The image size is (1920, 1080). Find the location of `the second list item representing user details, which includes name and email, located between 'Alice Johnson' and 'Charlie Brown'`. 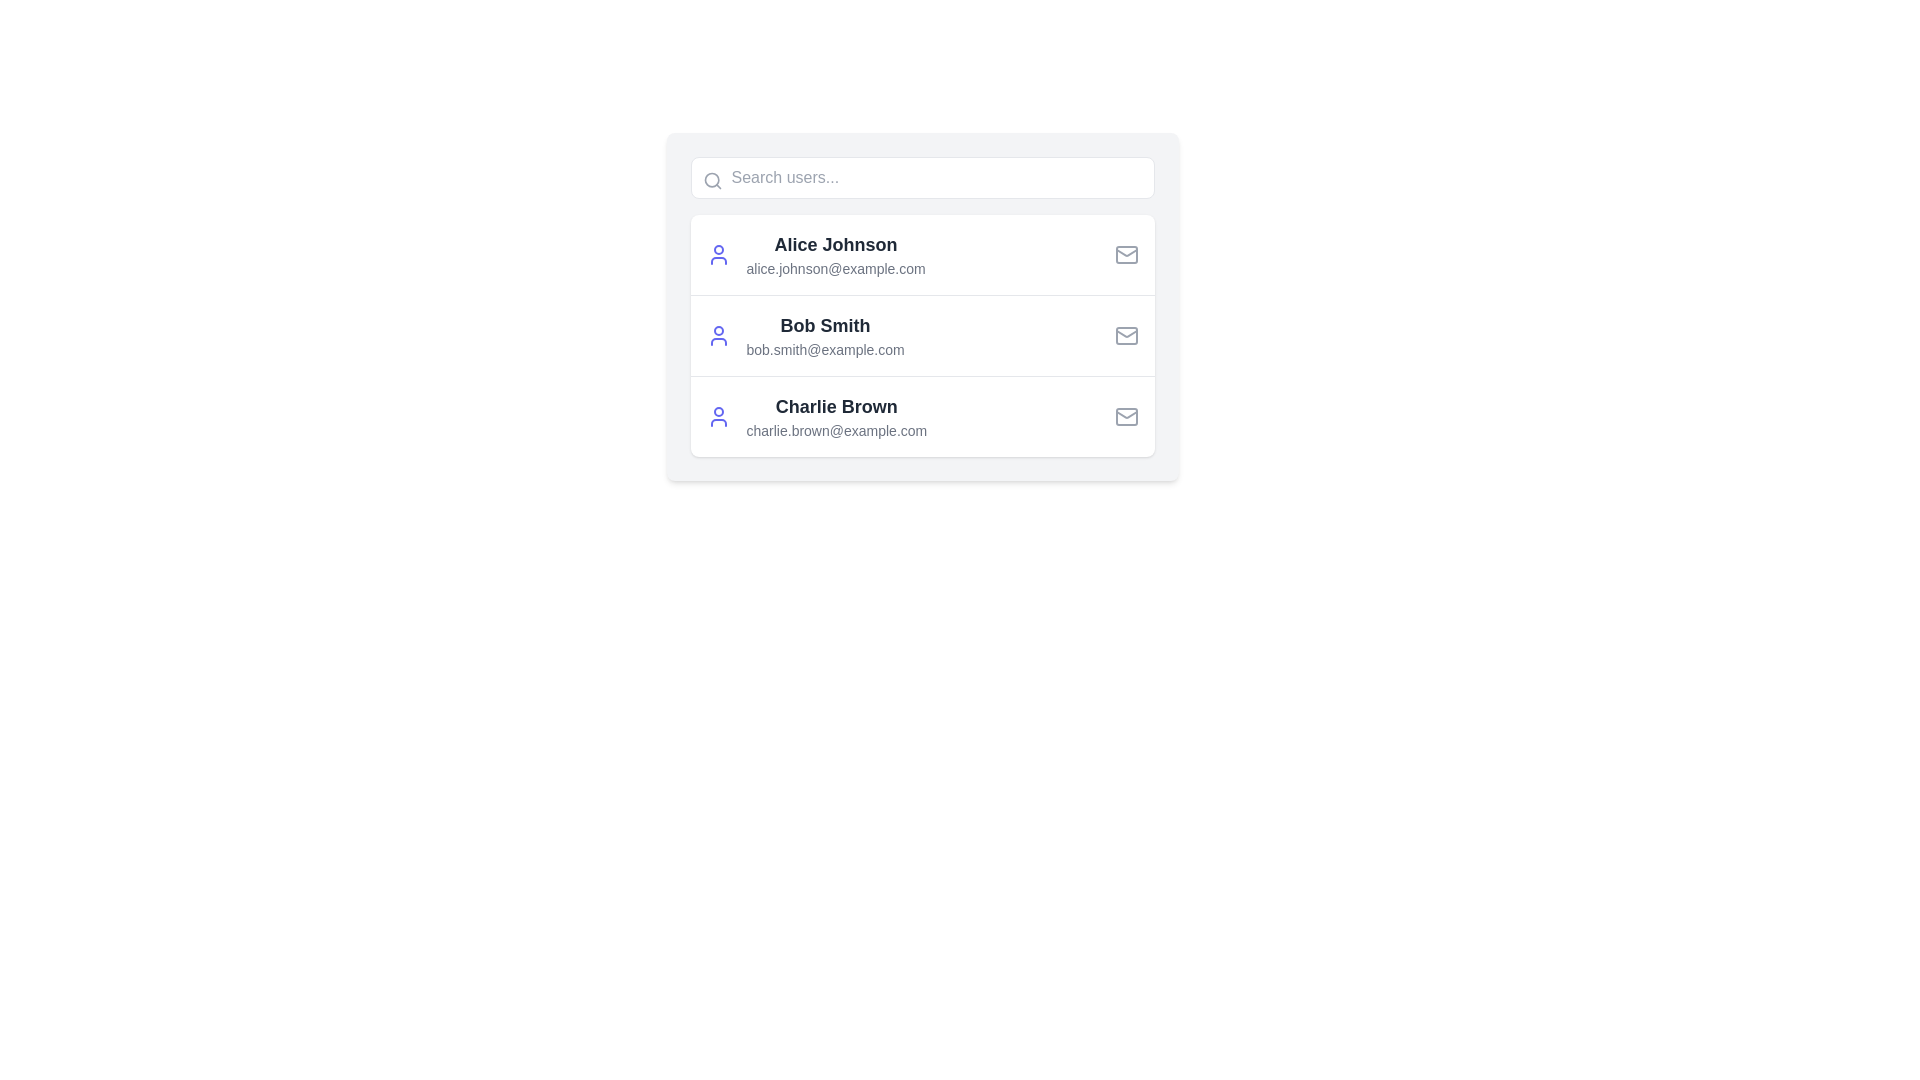

the second list item representing user details, which includes name and email, located between 'Alice Johnson' and 'Charlie Brown' is located at coordinates (921, 334).